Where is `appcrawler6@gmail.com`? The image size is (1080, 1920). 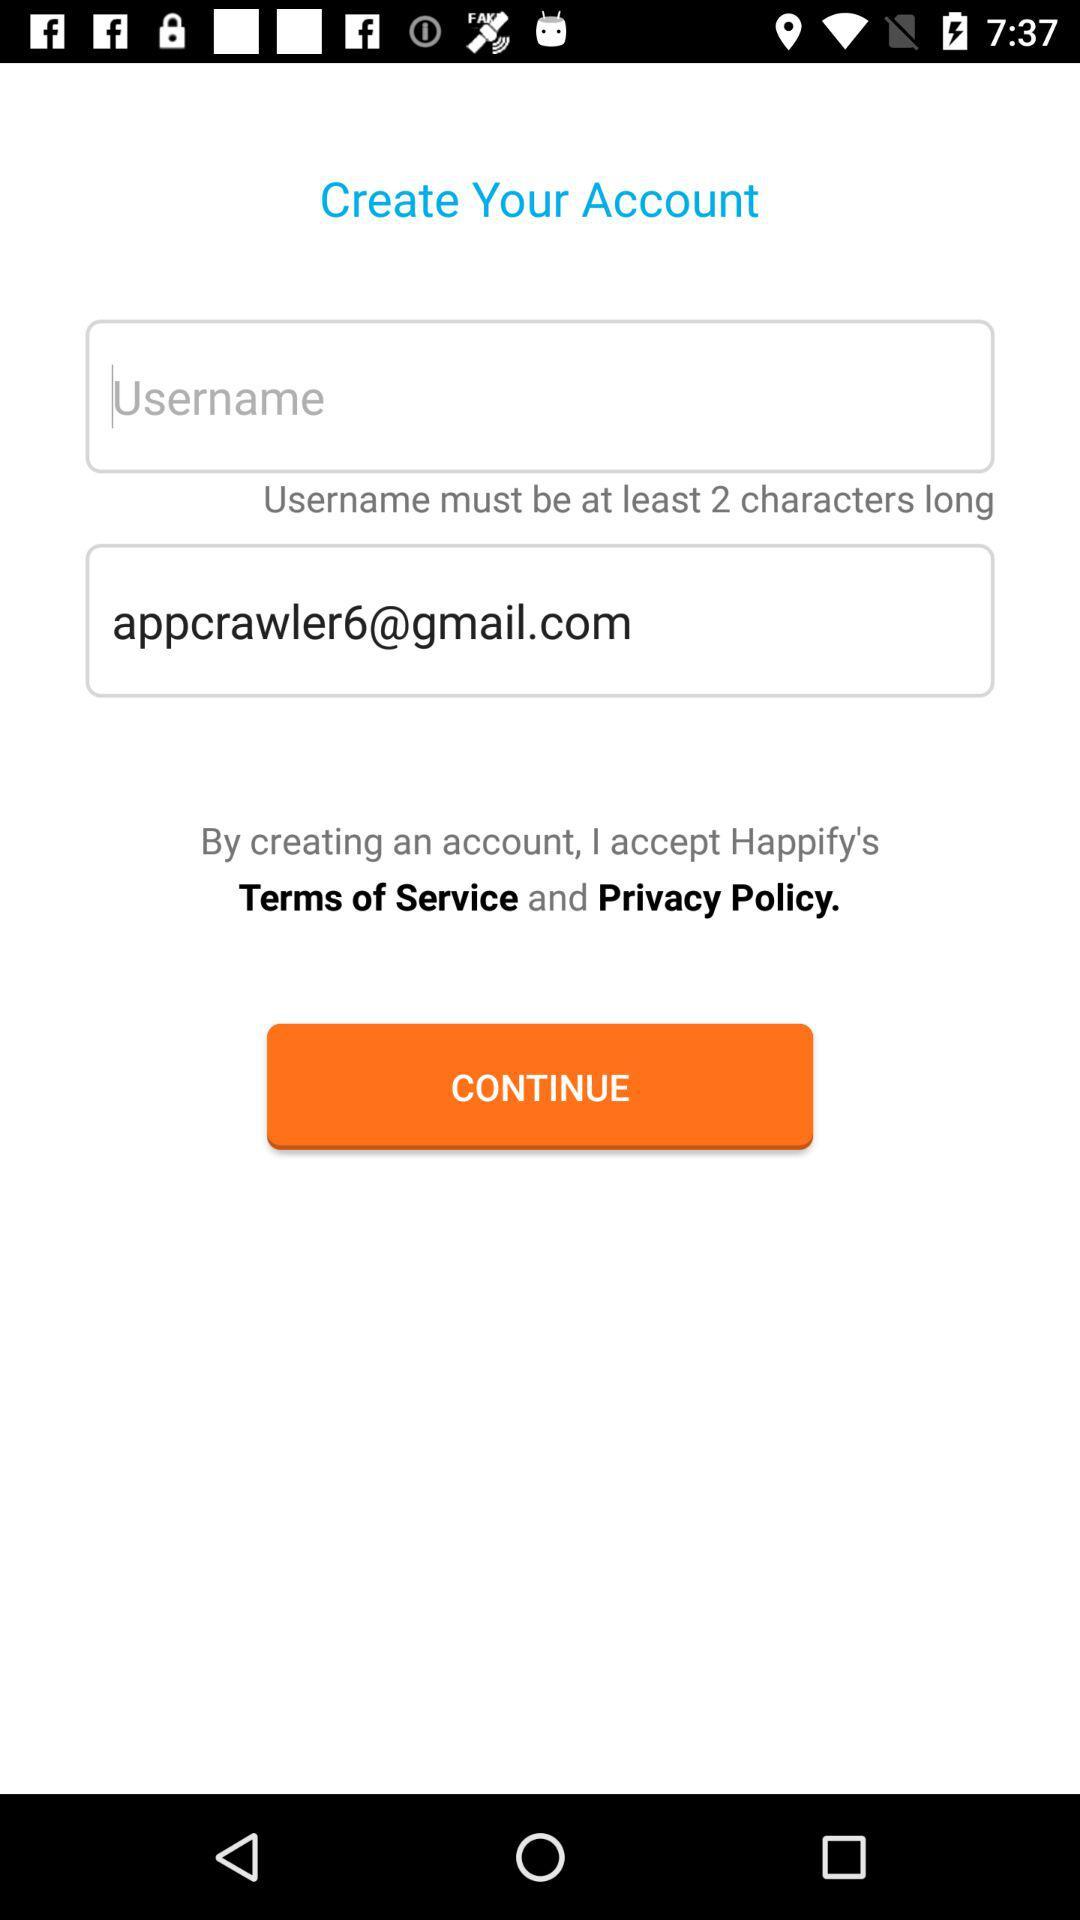 appcrawler6@gmail.com is located at coordinates (540, 619).